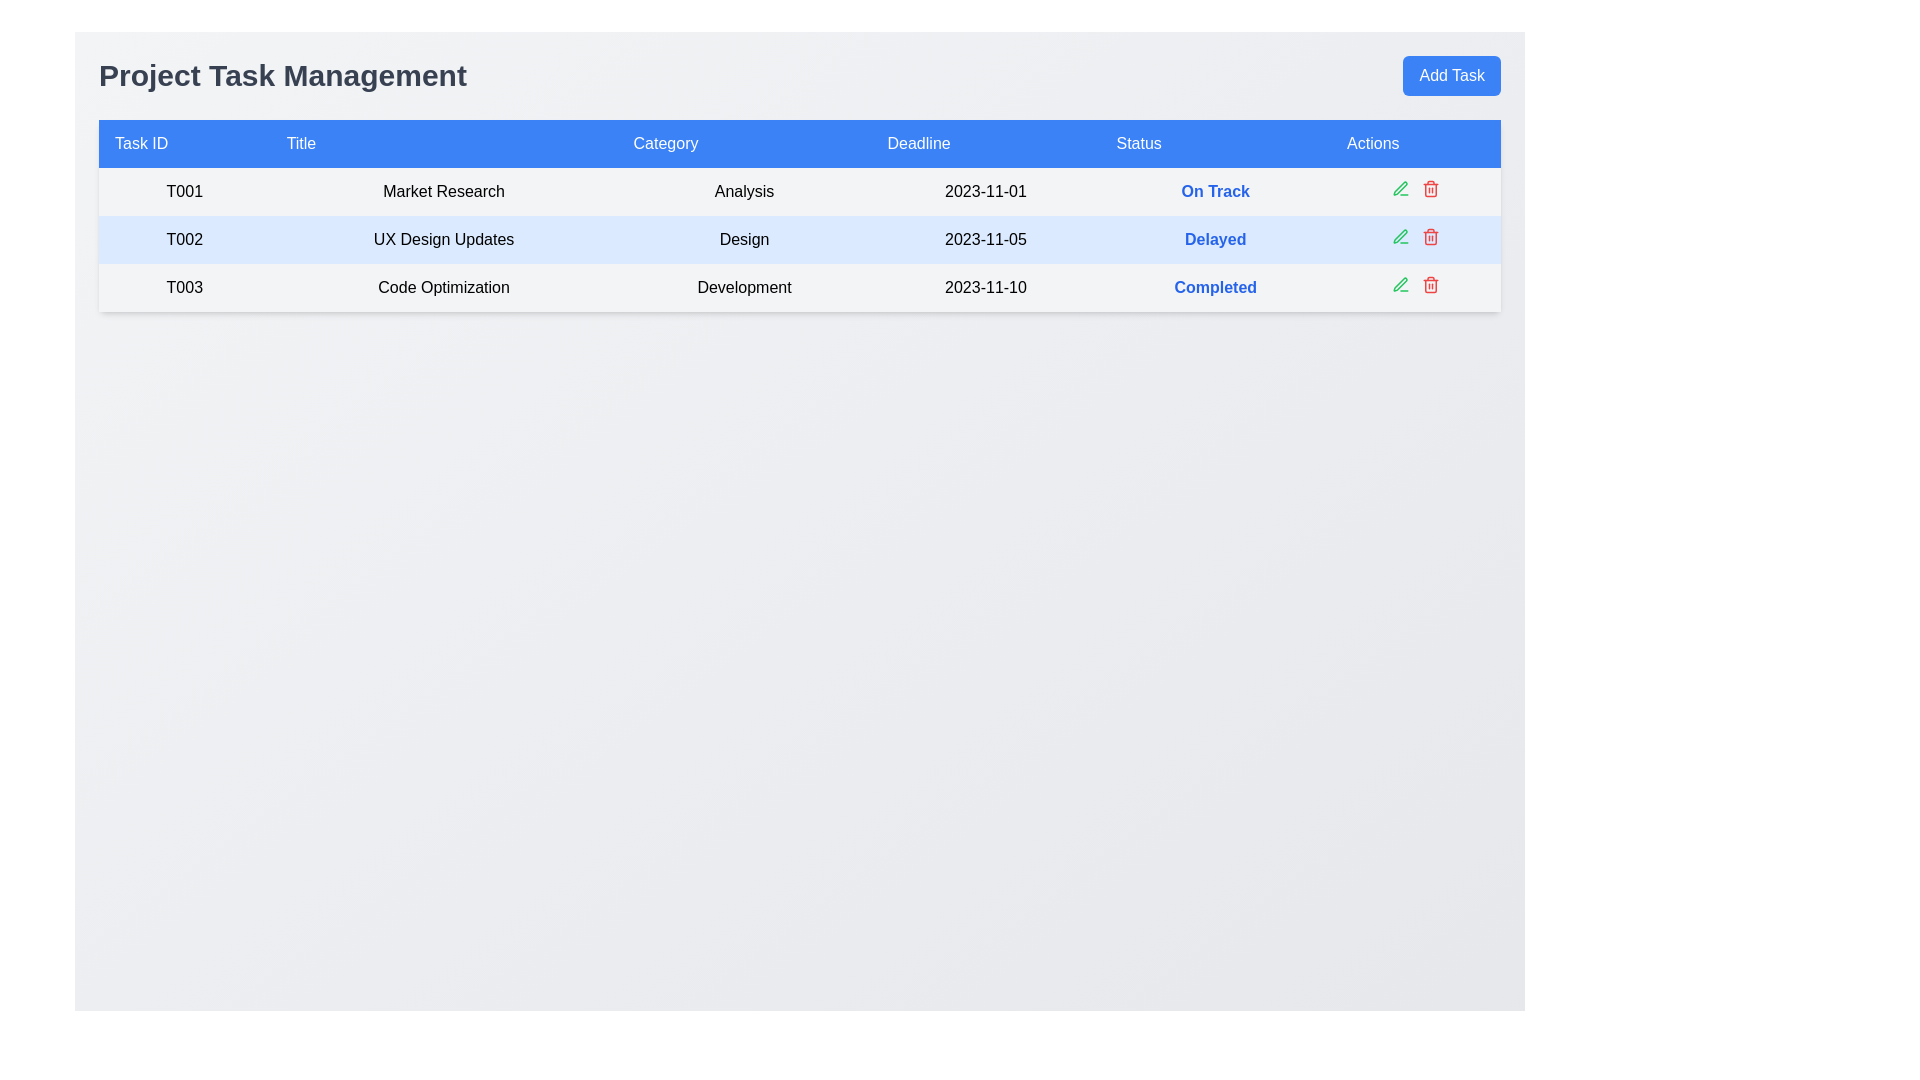  Describe the element at coordinates (985, 192) in the screenshot. I see `the date display element showing '2023-11-01' in the fourth column of the first data row, which is part of a project details table` at that location.